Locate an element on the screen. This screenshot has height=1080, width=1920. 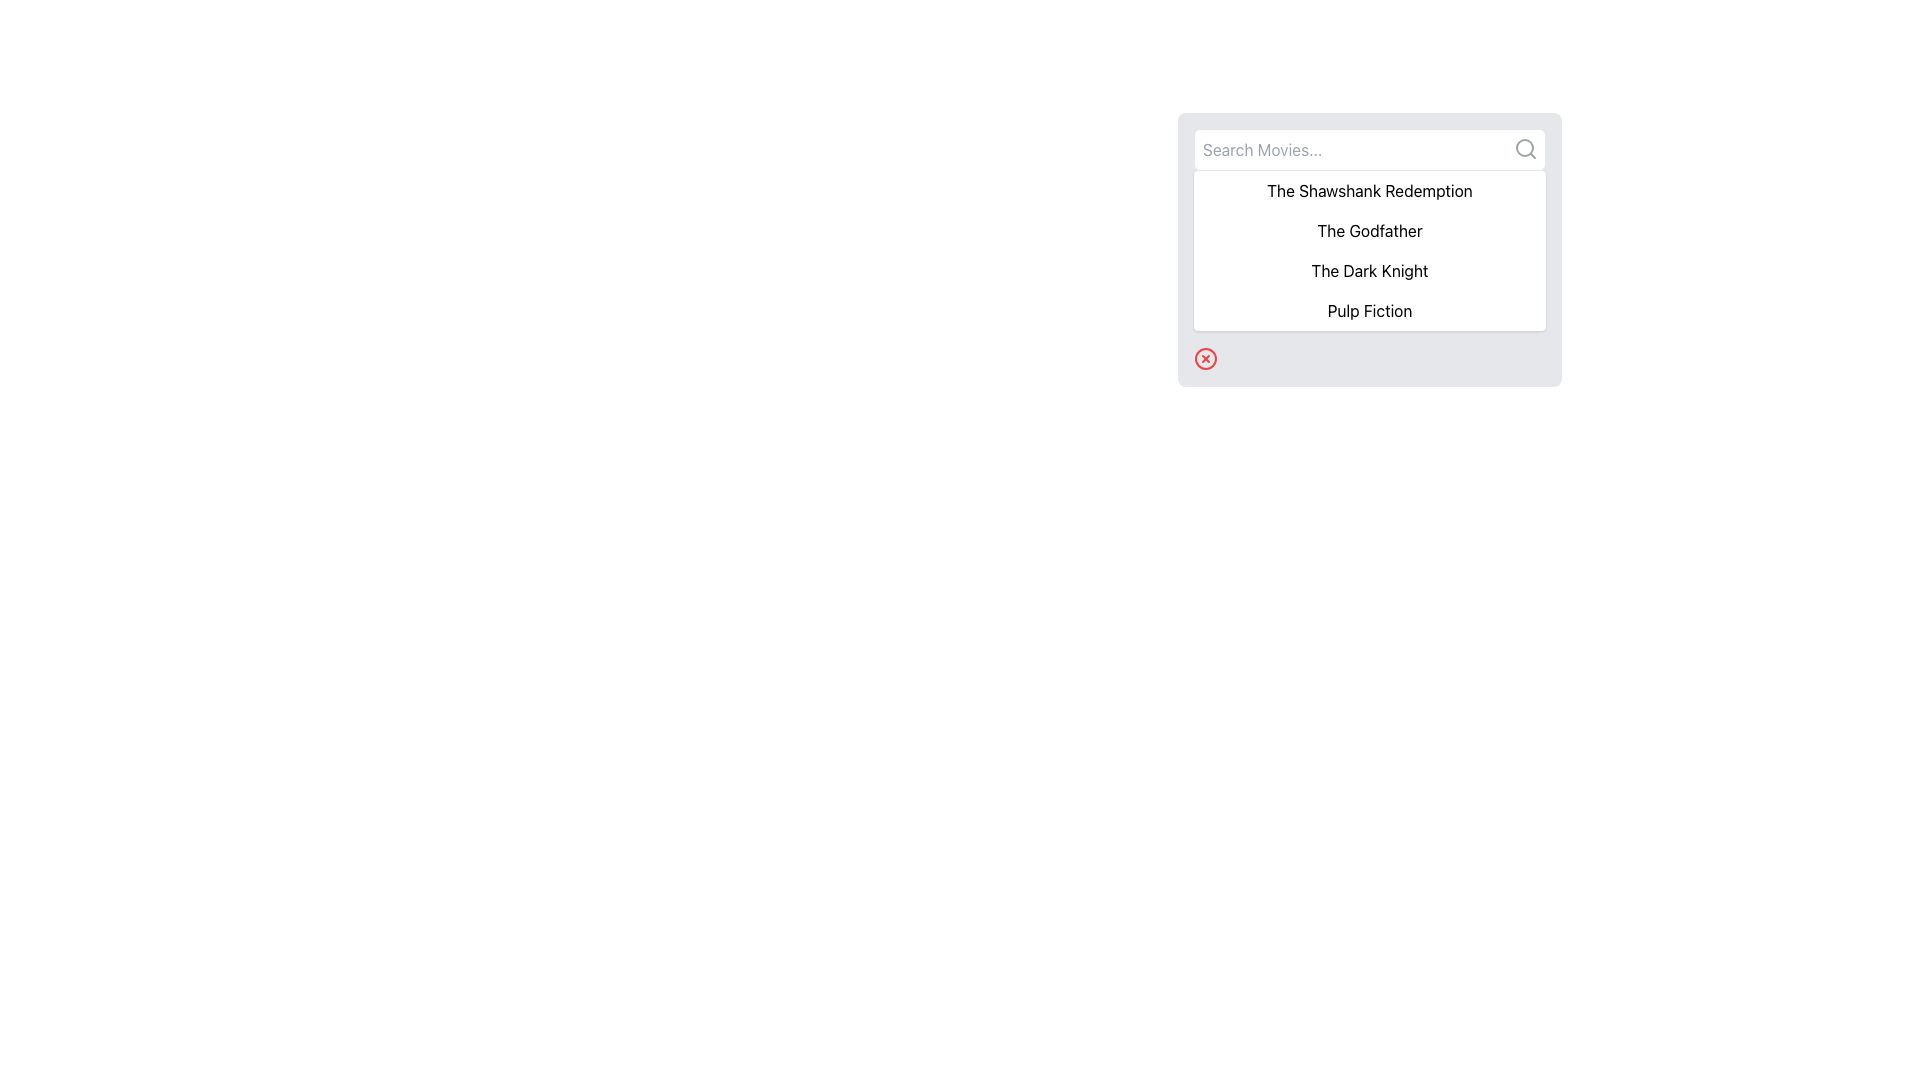
the magnifying glass icon located at the top-right corner of the input field within the search box is located at coordinates (1525, 148).